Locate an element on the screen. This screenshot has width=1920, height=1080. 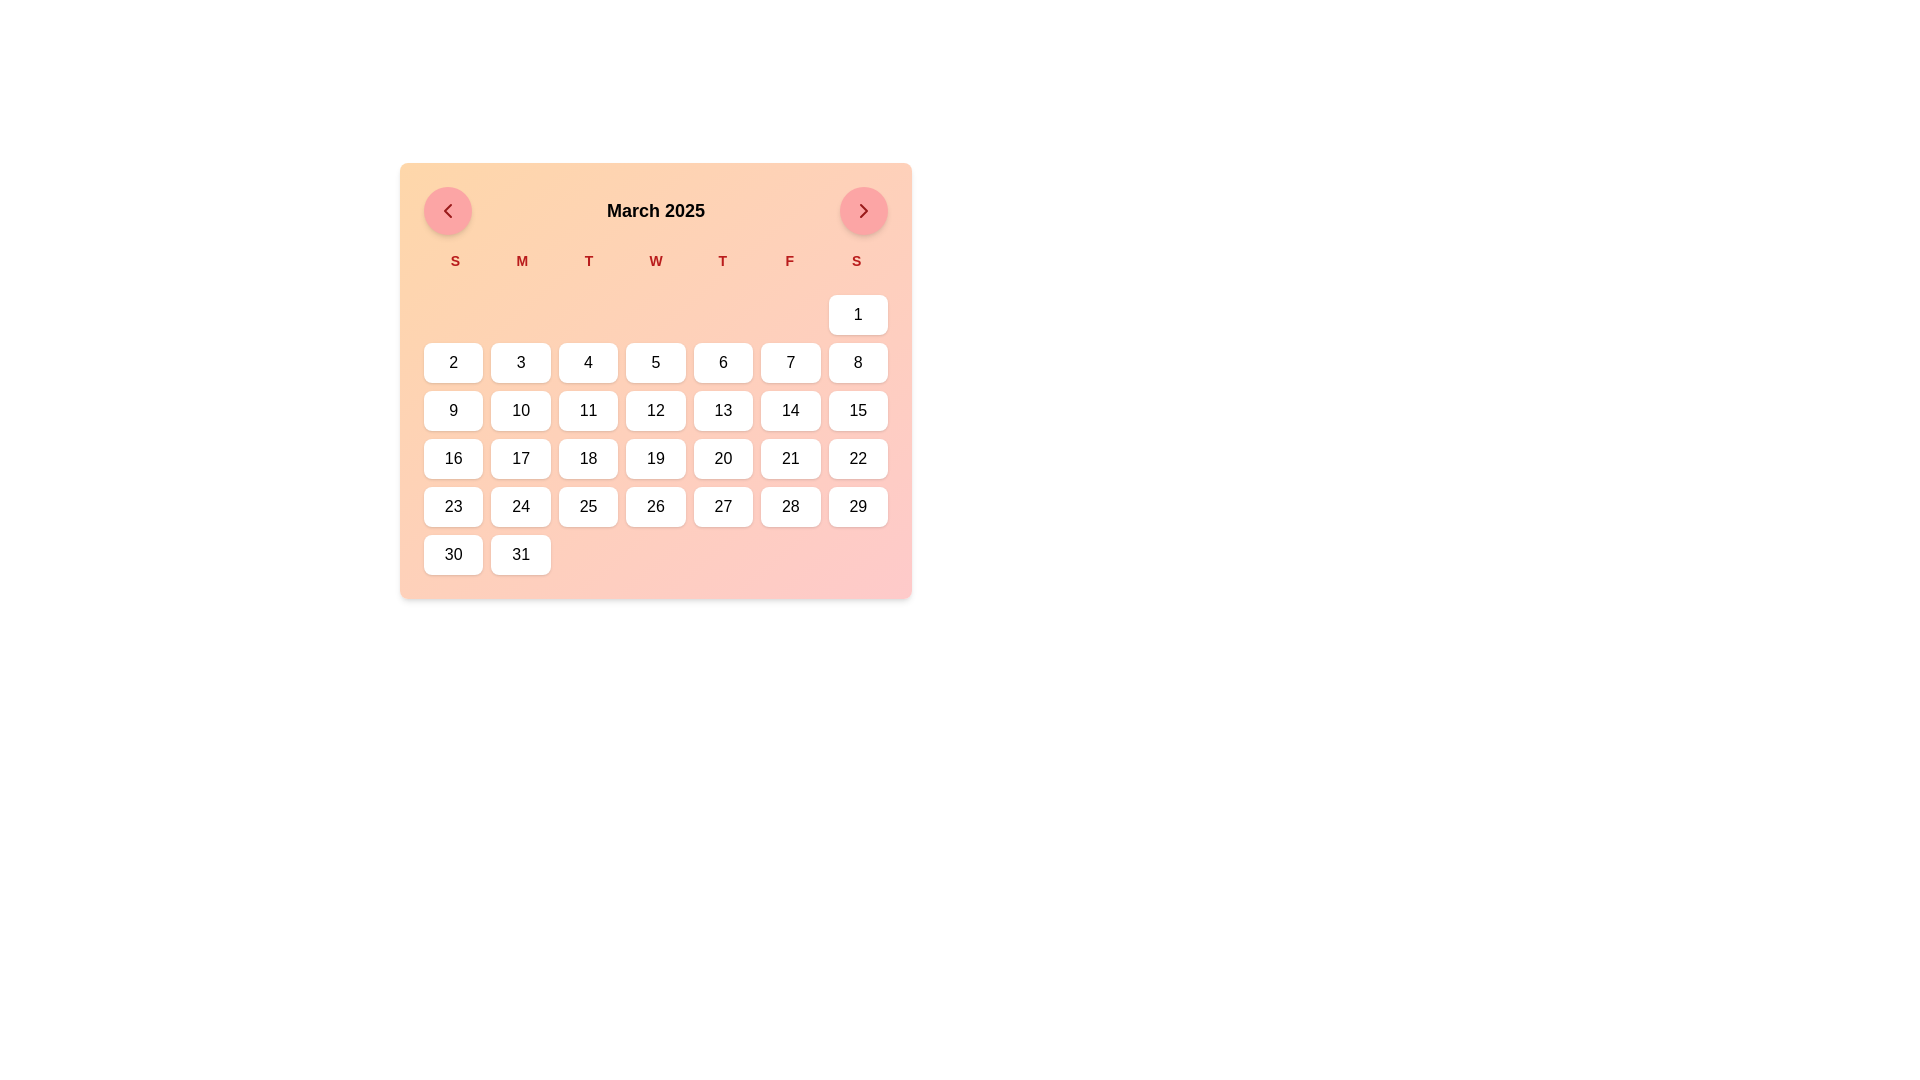
the text label for 'Friday' in the weekly calendar layout, which is located in the sixth position representing the day of the week is located at coordinates (788, 260).